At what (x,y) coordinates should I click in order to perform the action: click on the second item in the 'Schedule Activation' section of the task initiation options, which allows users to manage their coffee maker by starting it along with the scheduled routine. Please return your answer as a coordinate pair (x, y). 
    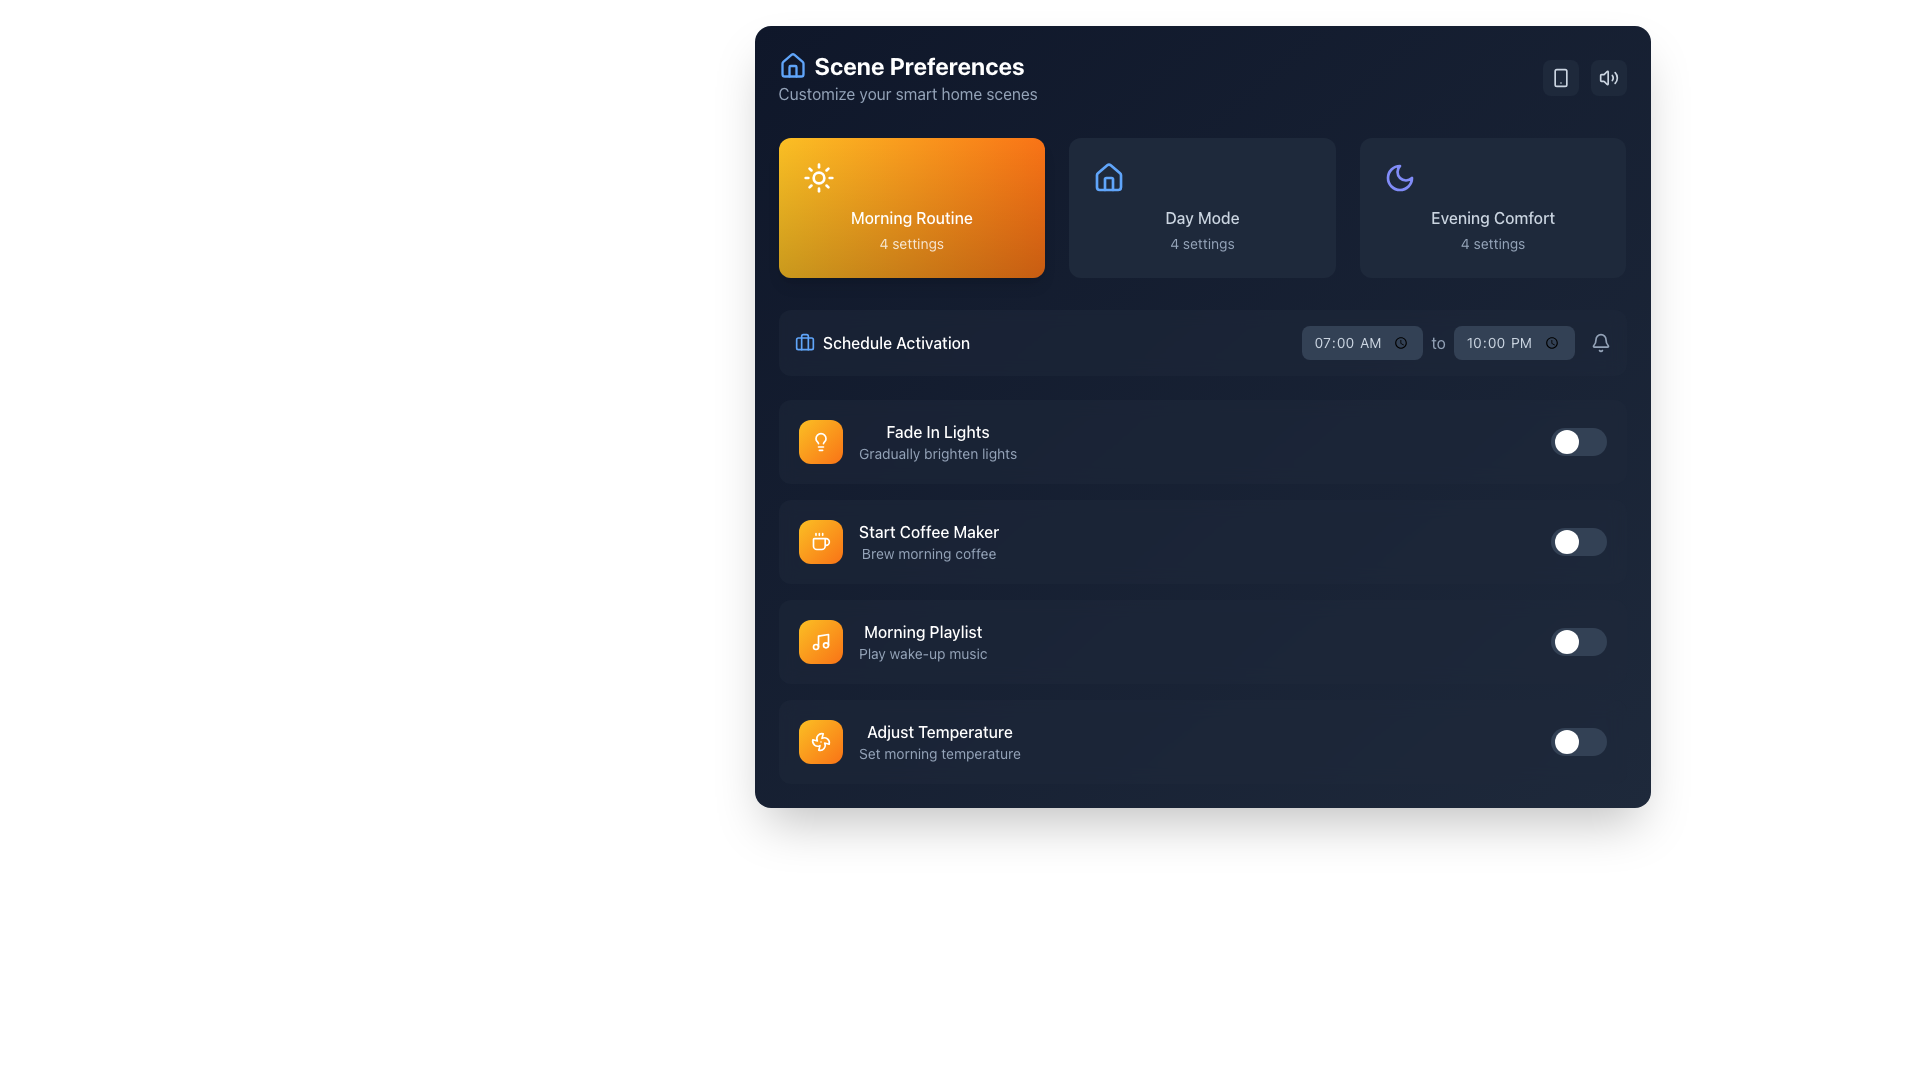
    Looking at the image, I should click on (897, 542).